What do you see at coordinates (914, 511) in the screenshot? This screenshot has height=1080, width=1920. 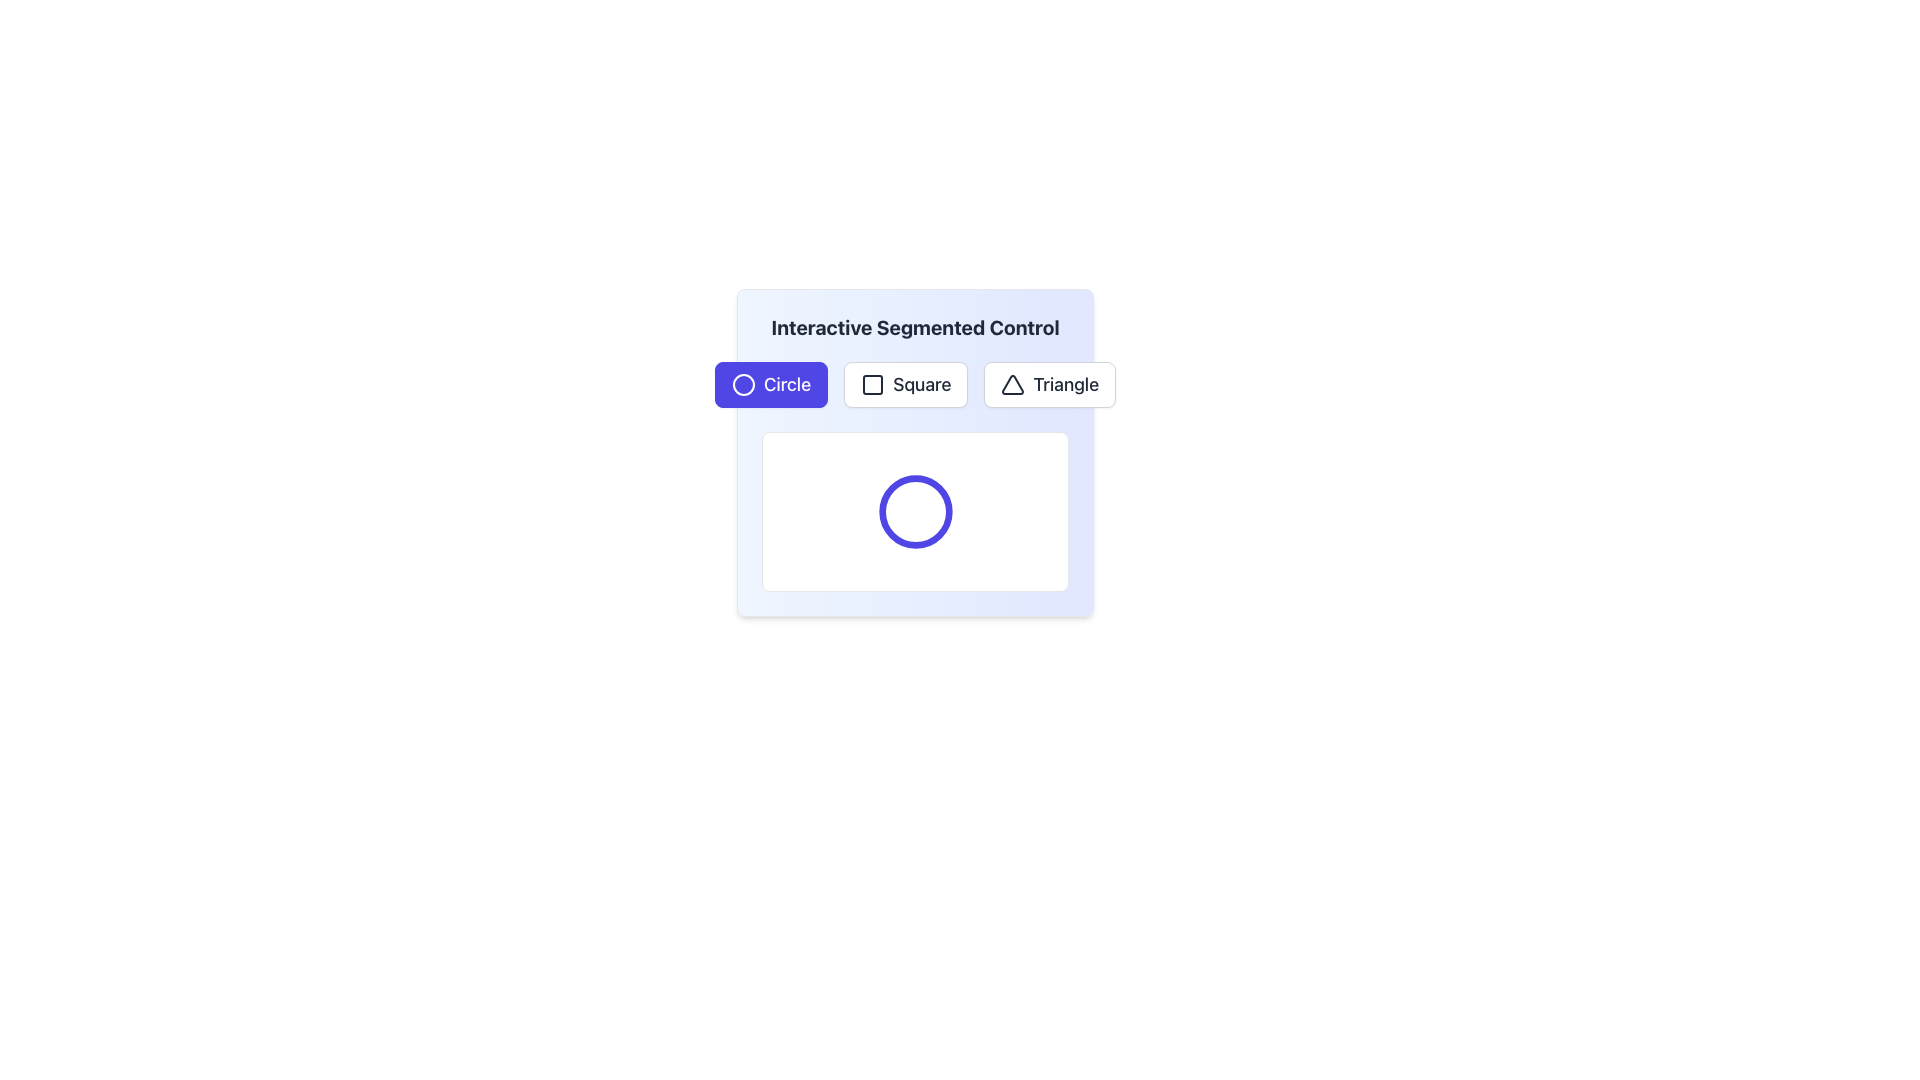 I see `the visual representation of the circular shape with a blue outline, which is centrally positioned within a white background under the 'Interactive Segmented Control'` at bounding box center [914, 511].